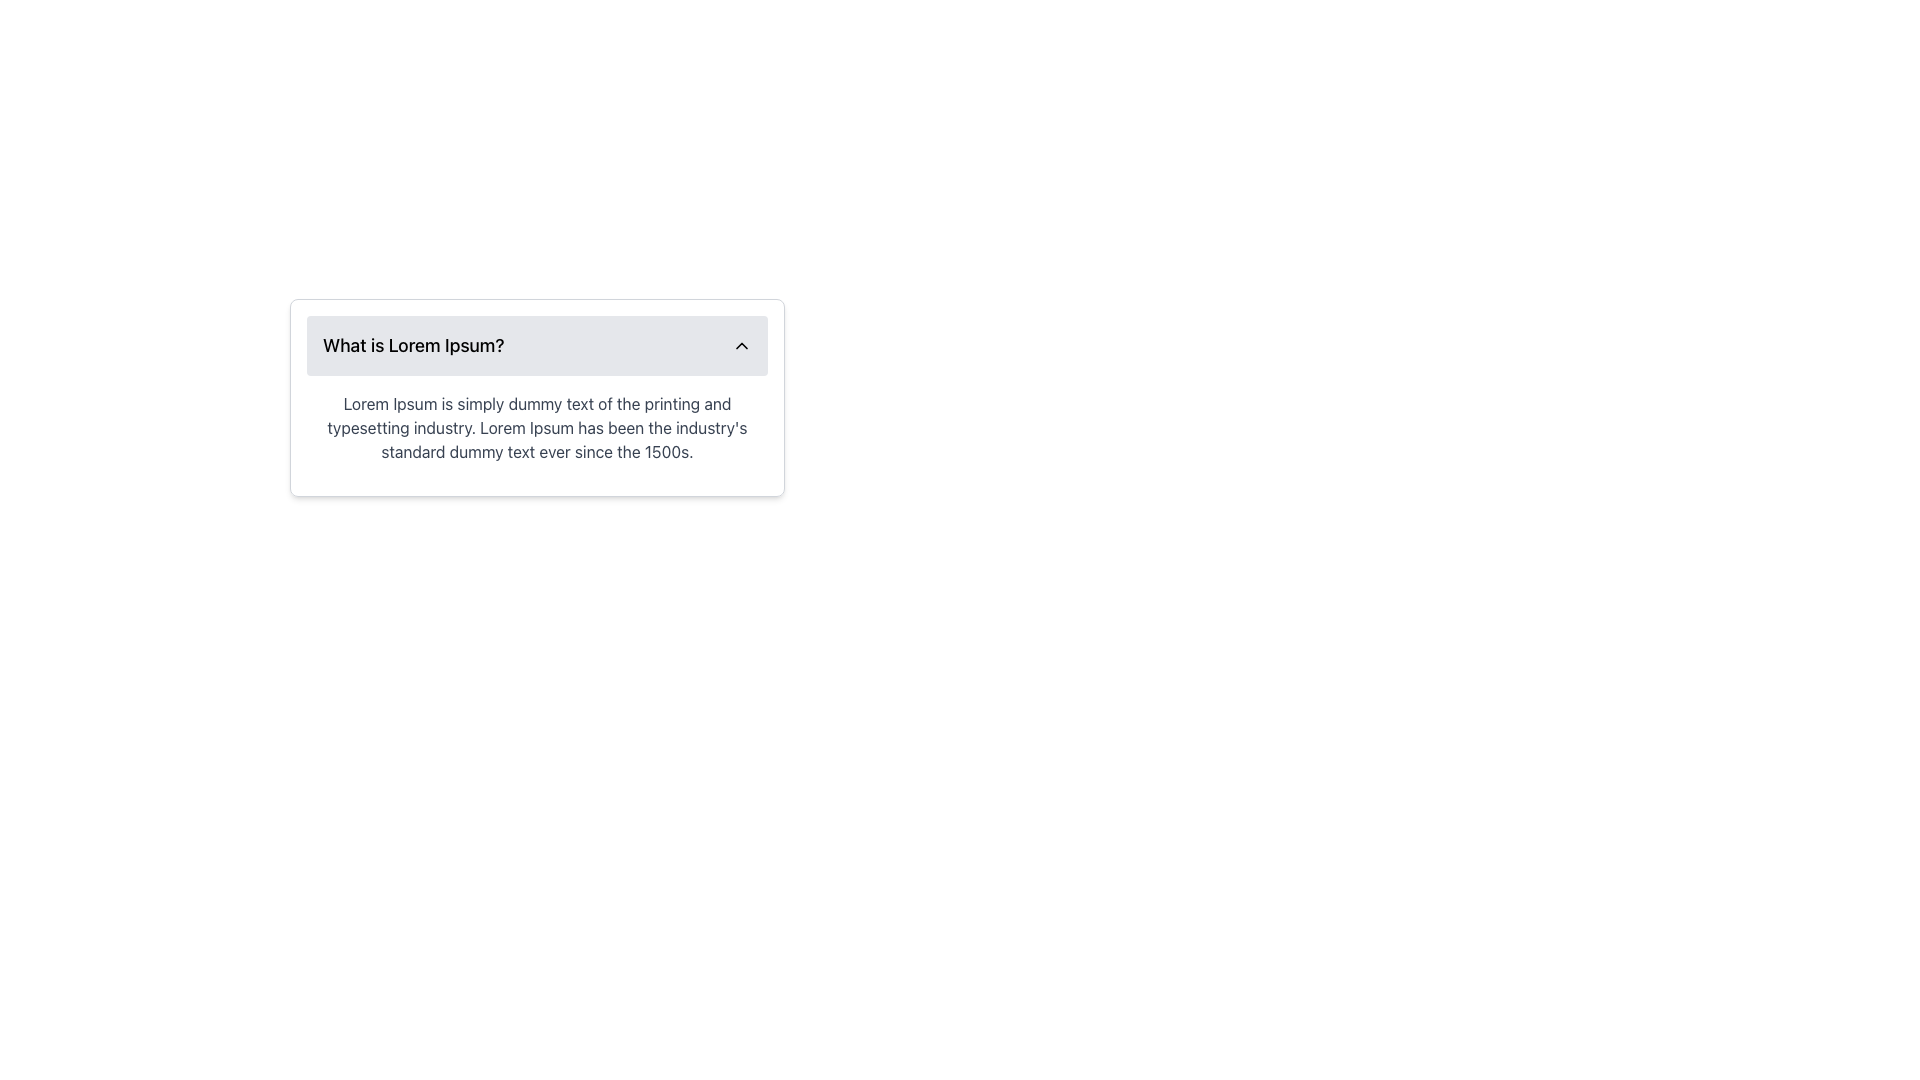 This screenshot has width=1920, height=1080. I want to click on text displayed in the Text block located just below the heading 'What is Lorem Ipsum?', so click(537, 427).